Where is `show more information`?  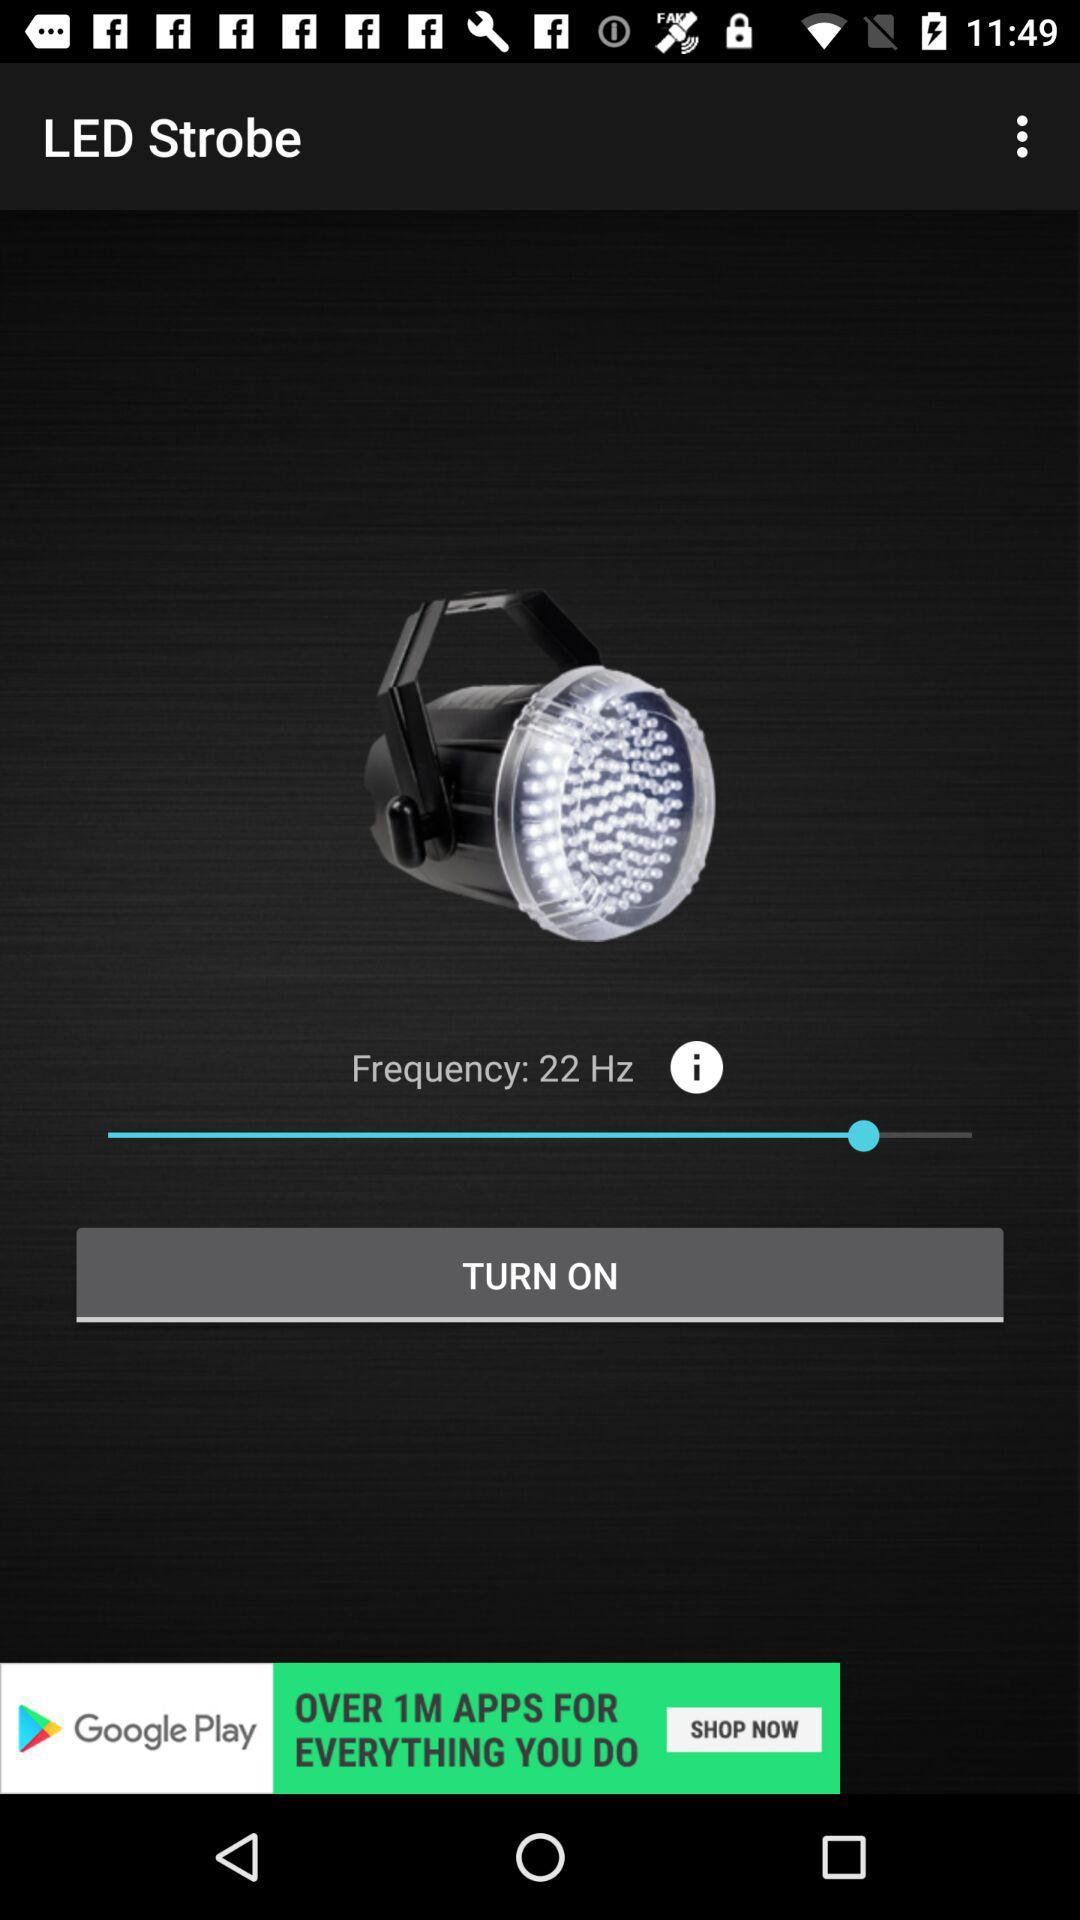
show more information is located at coordinates (695, 1066).